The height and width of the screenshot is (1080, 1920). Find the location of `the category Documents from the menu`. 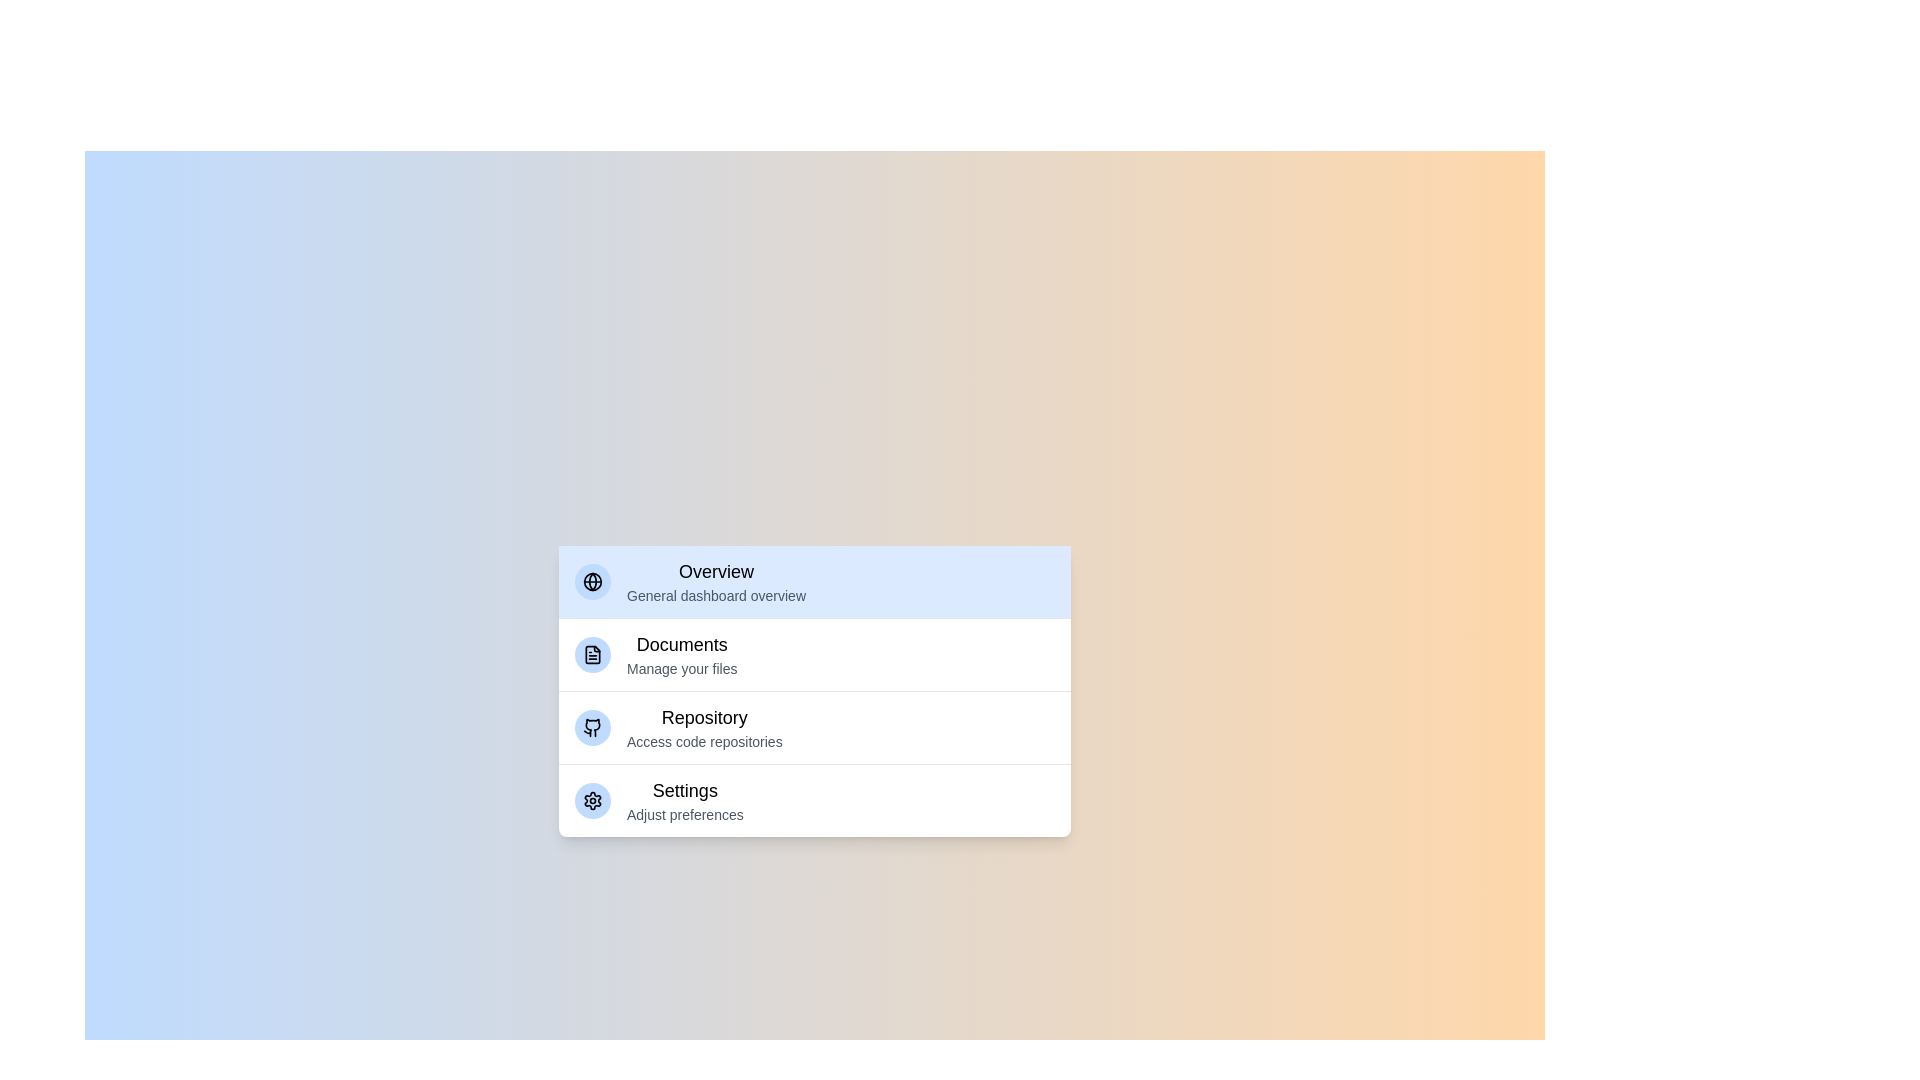

the category Documents from the menu is located at coordinates (815, 654).